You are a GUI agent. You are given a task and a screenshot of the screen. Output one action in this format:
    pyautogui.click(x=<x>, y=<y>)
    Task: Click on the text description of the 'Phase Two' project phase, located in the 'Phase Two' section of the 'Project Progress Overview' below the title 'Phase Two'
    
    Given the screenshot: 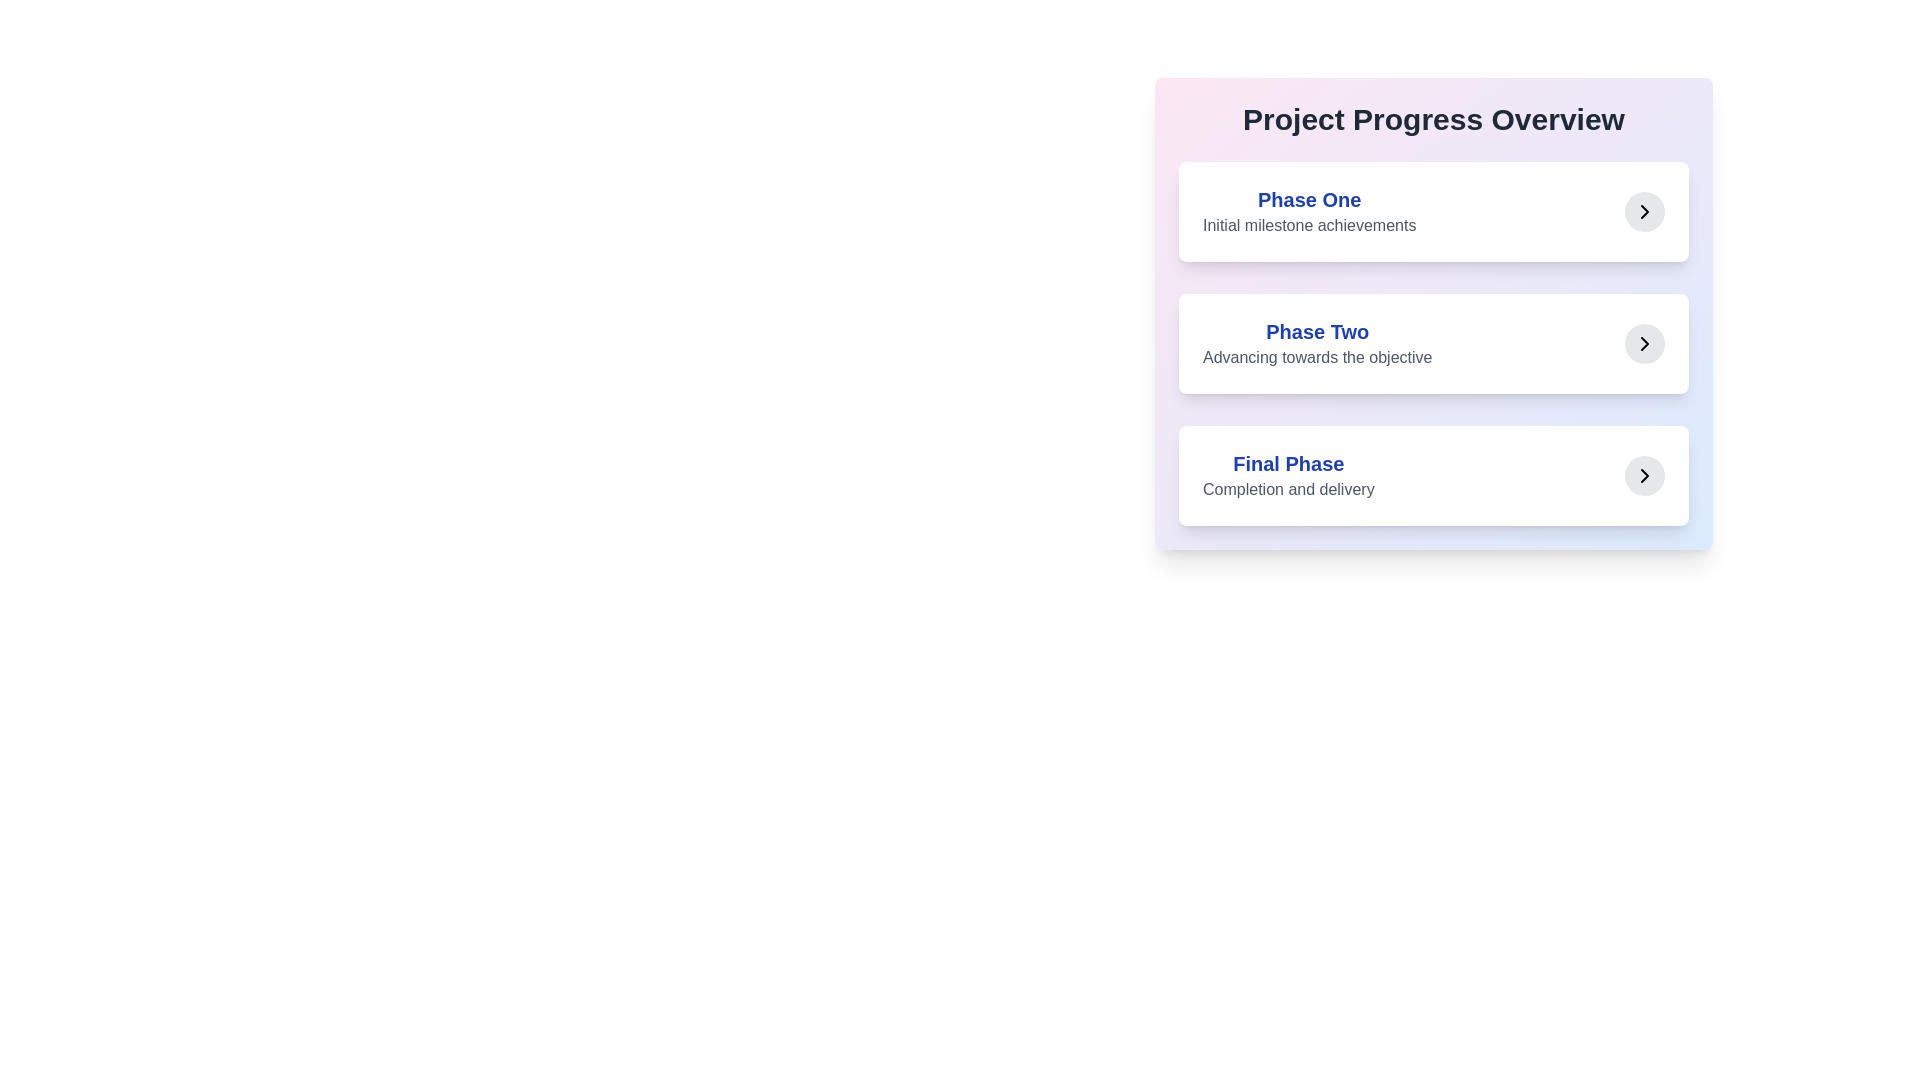 What is the action you would take?
    pyautogui.click(x=1317, y=357)
    